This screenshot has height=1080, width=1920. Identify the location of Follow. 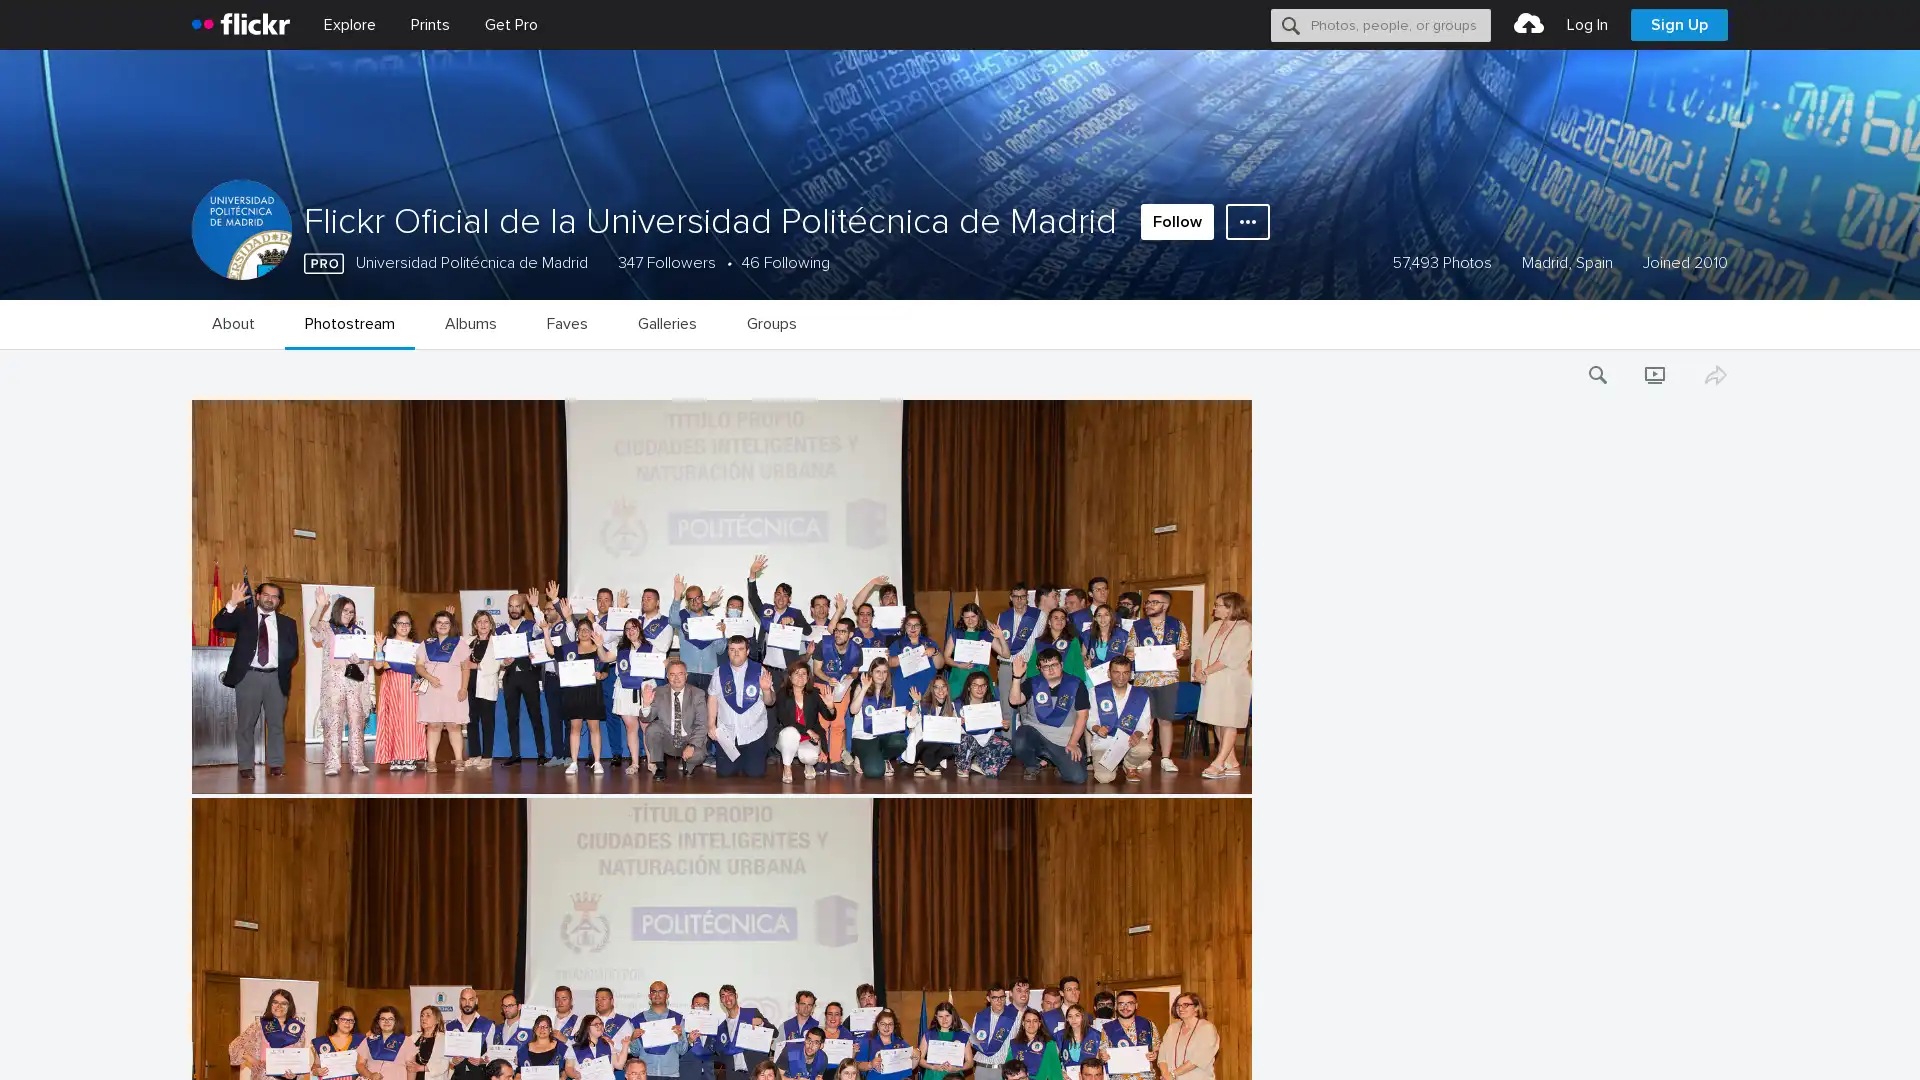
(1177, 222).